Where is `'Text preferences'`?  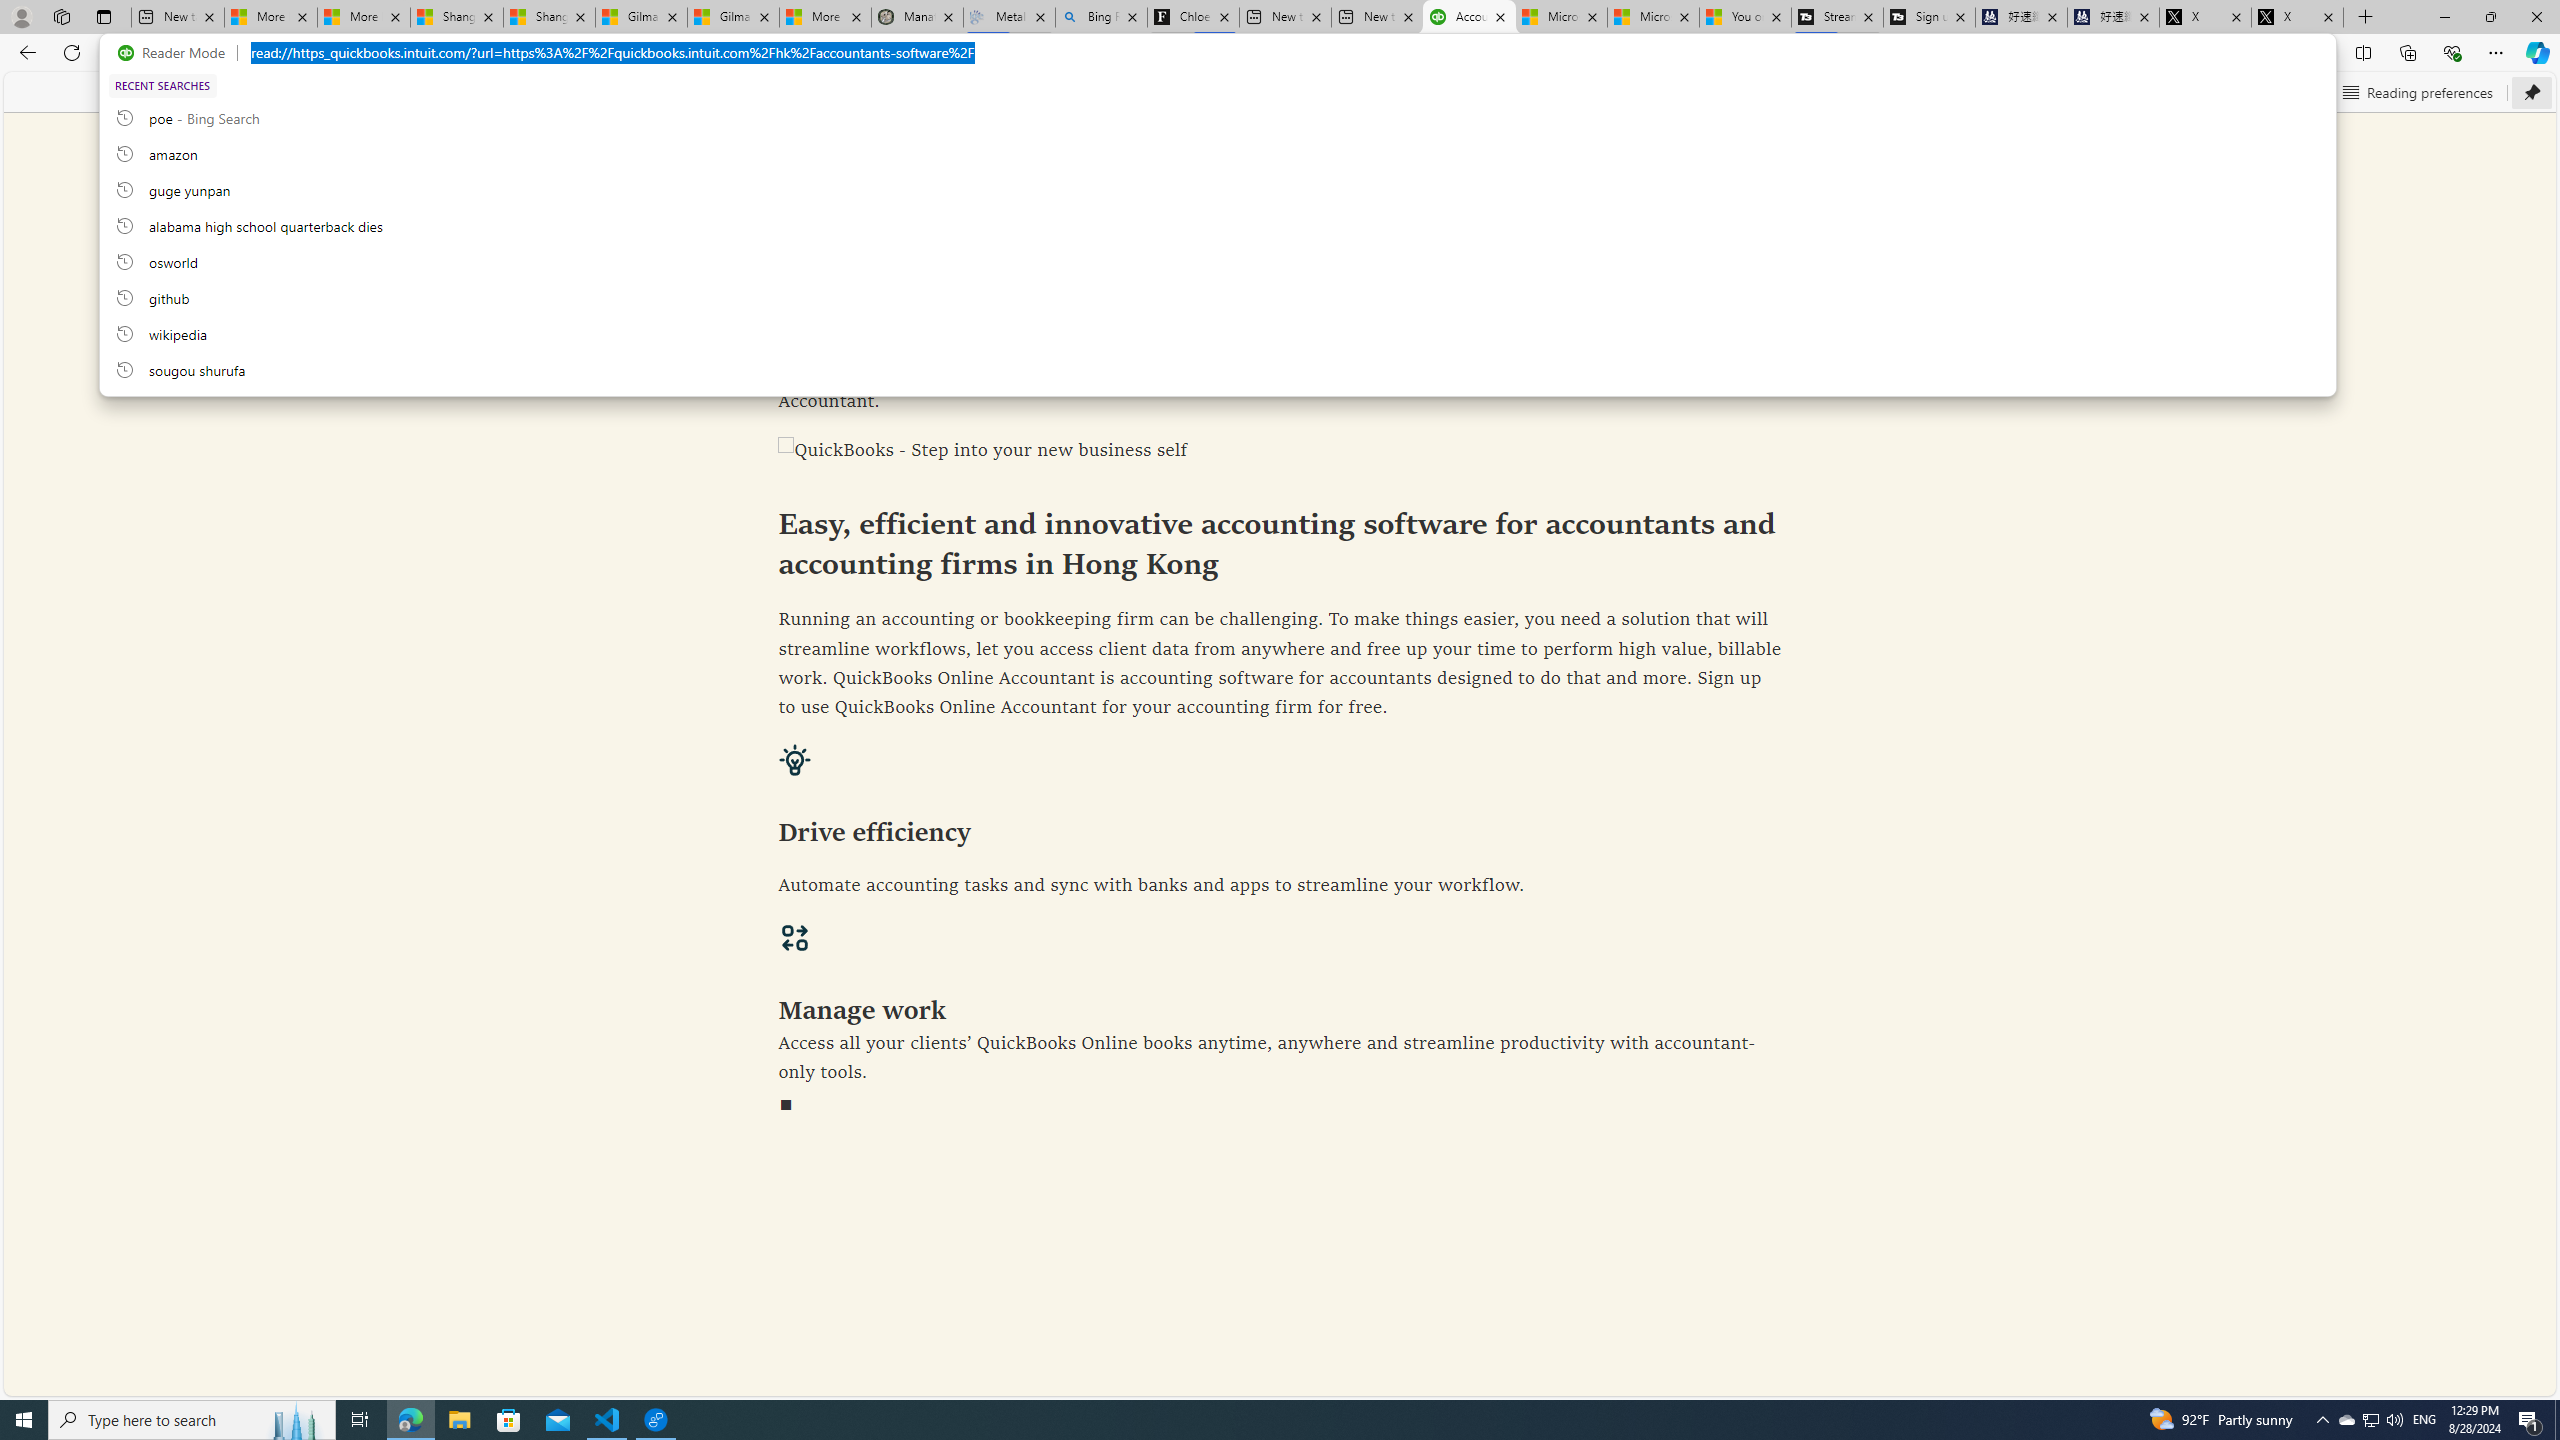 'Text preferences' is located at coordinates (2257, 91).